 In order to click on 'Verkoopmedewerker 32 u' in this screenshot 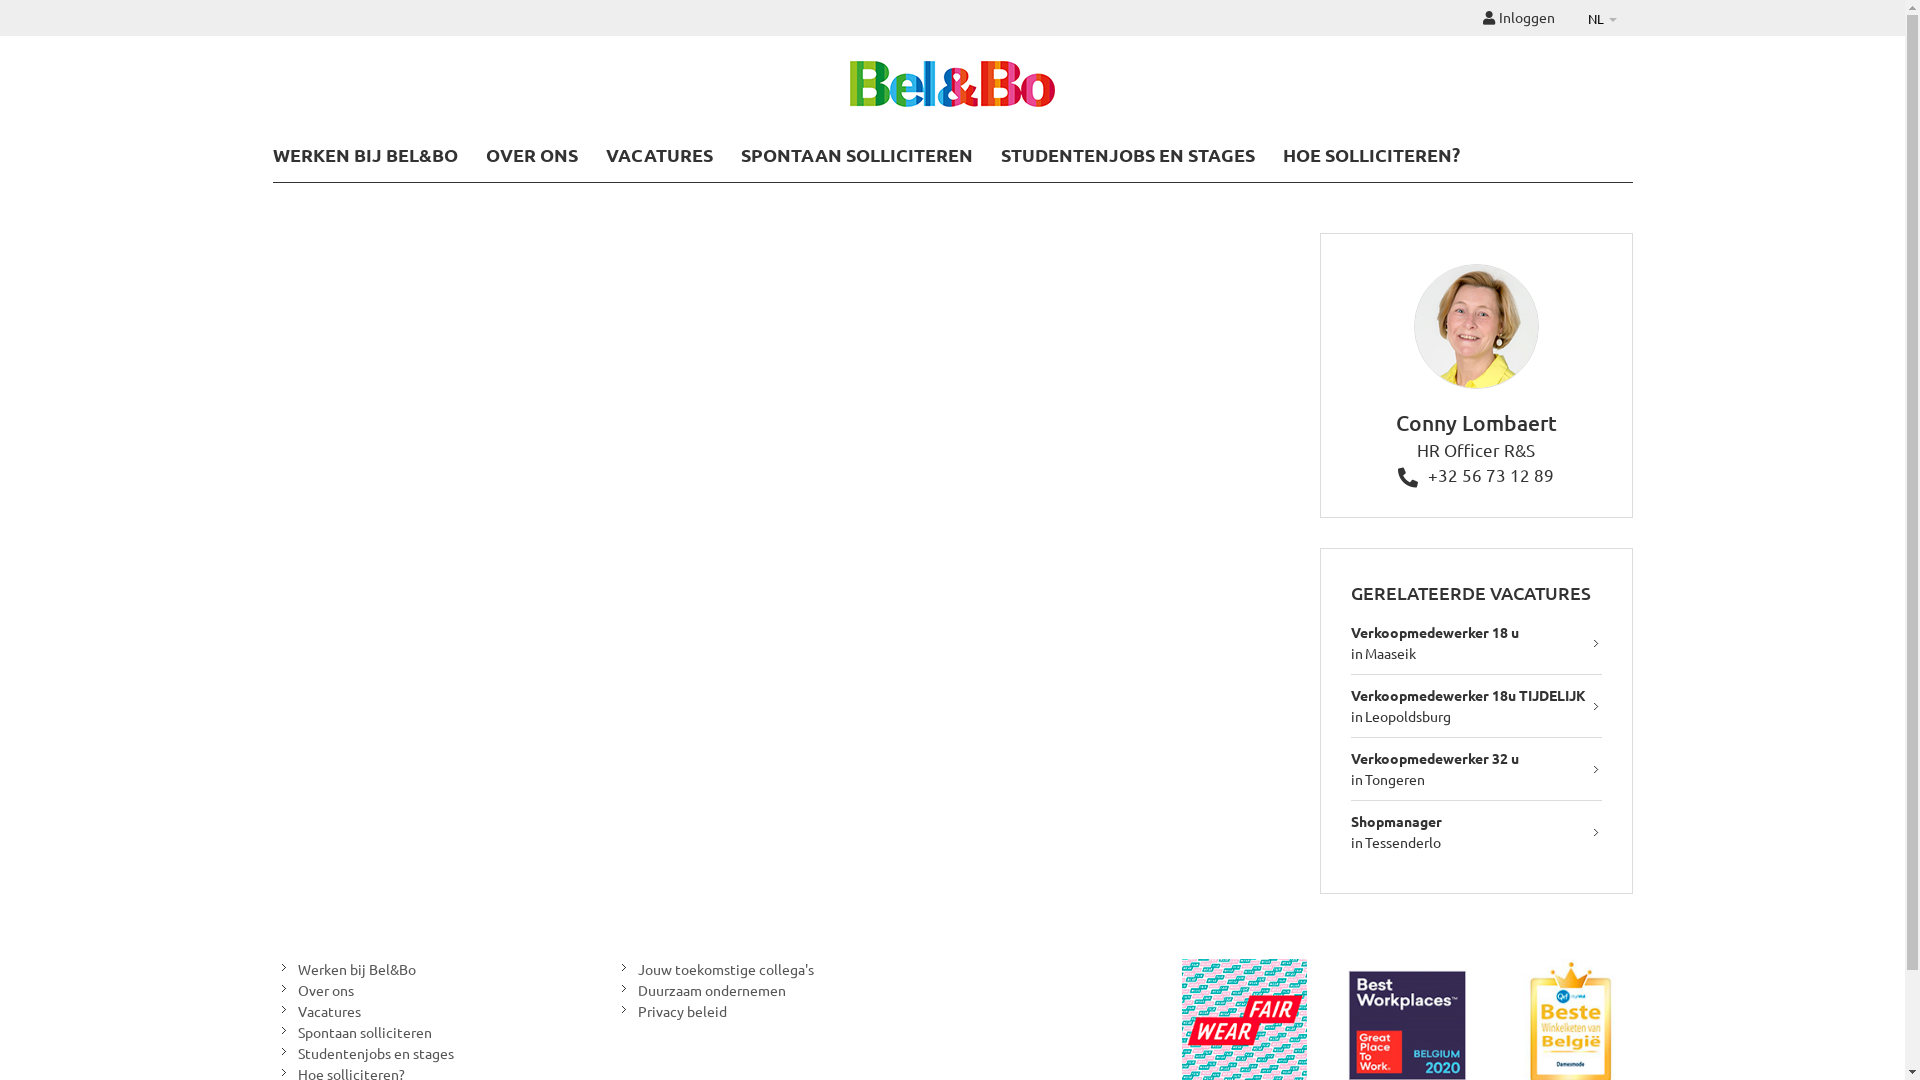, I will do `click(1434, 758)`.